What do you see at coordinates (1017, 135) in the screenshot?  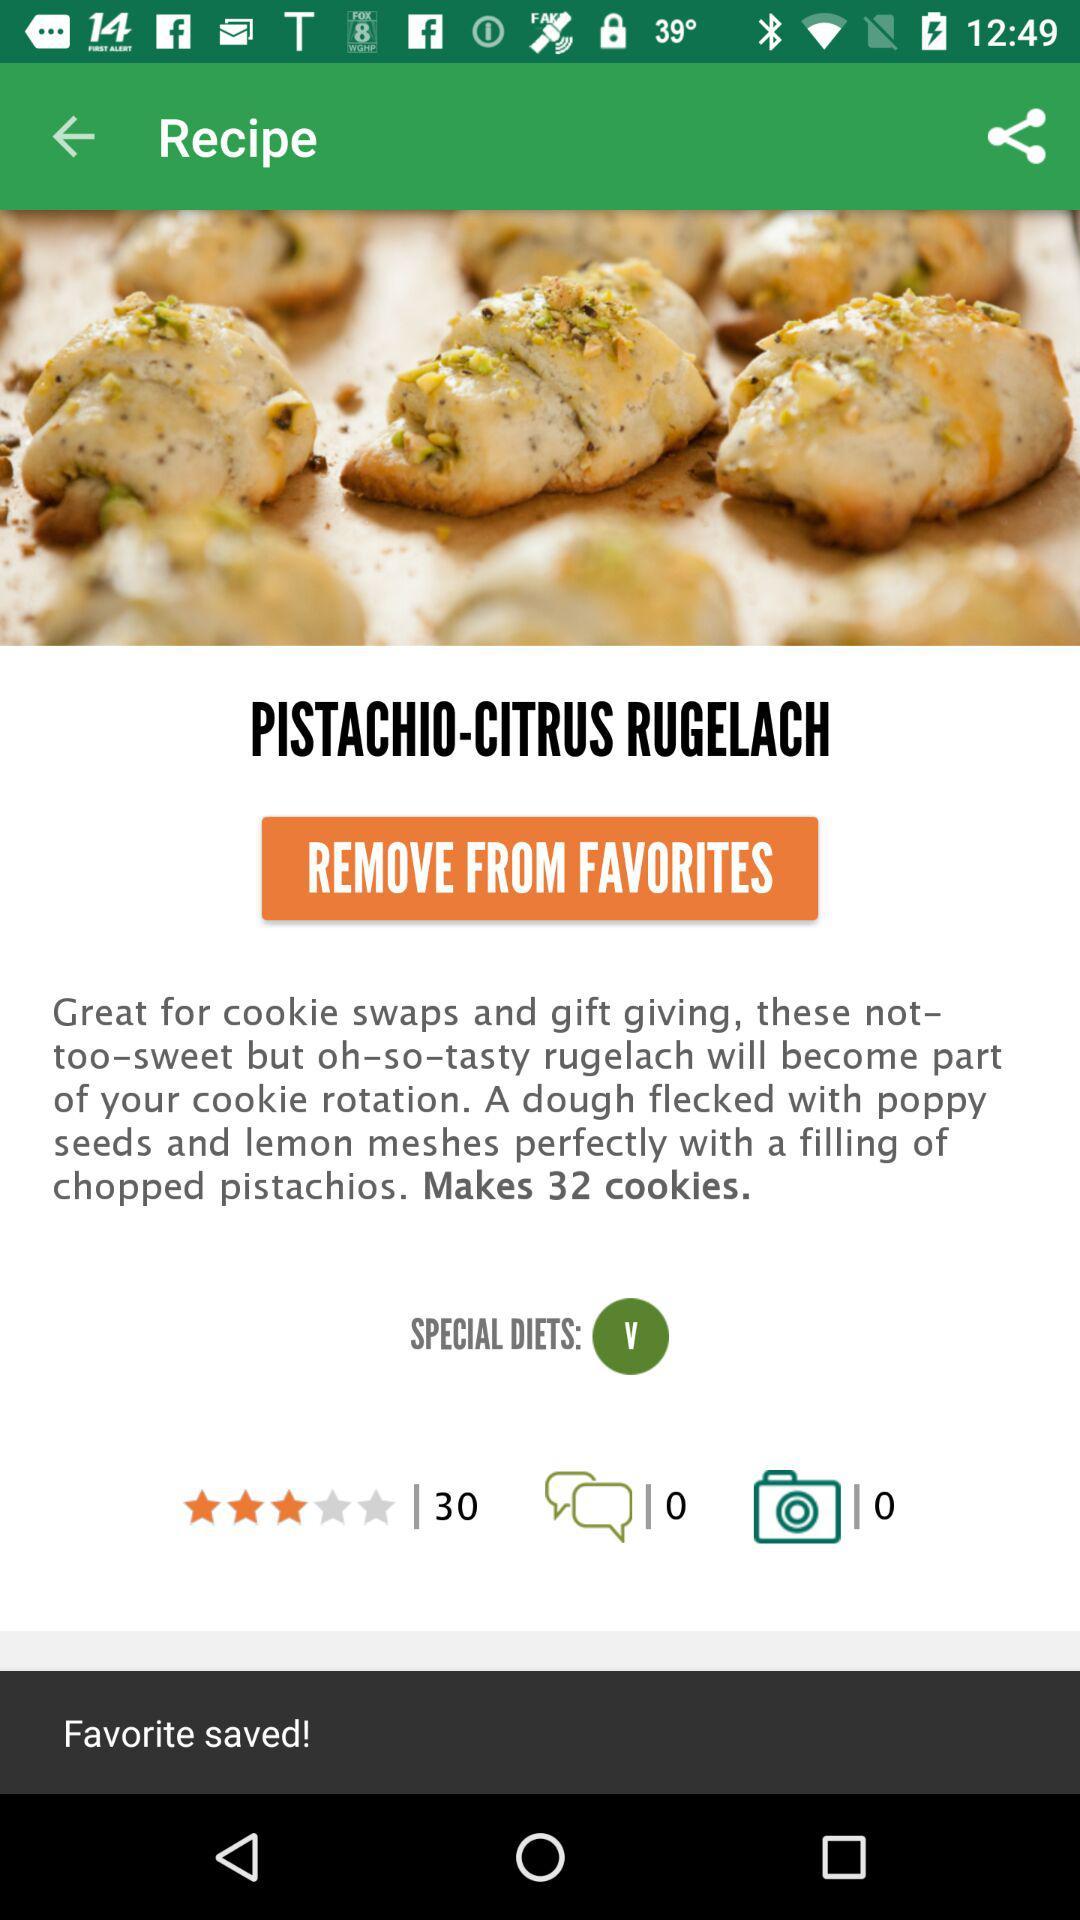 I see `the item at the top right corner` at bounding box center [1017, 135].